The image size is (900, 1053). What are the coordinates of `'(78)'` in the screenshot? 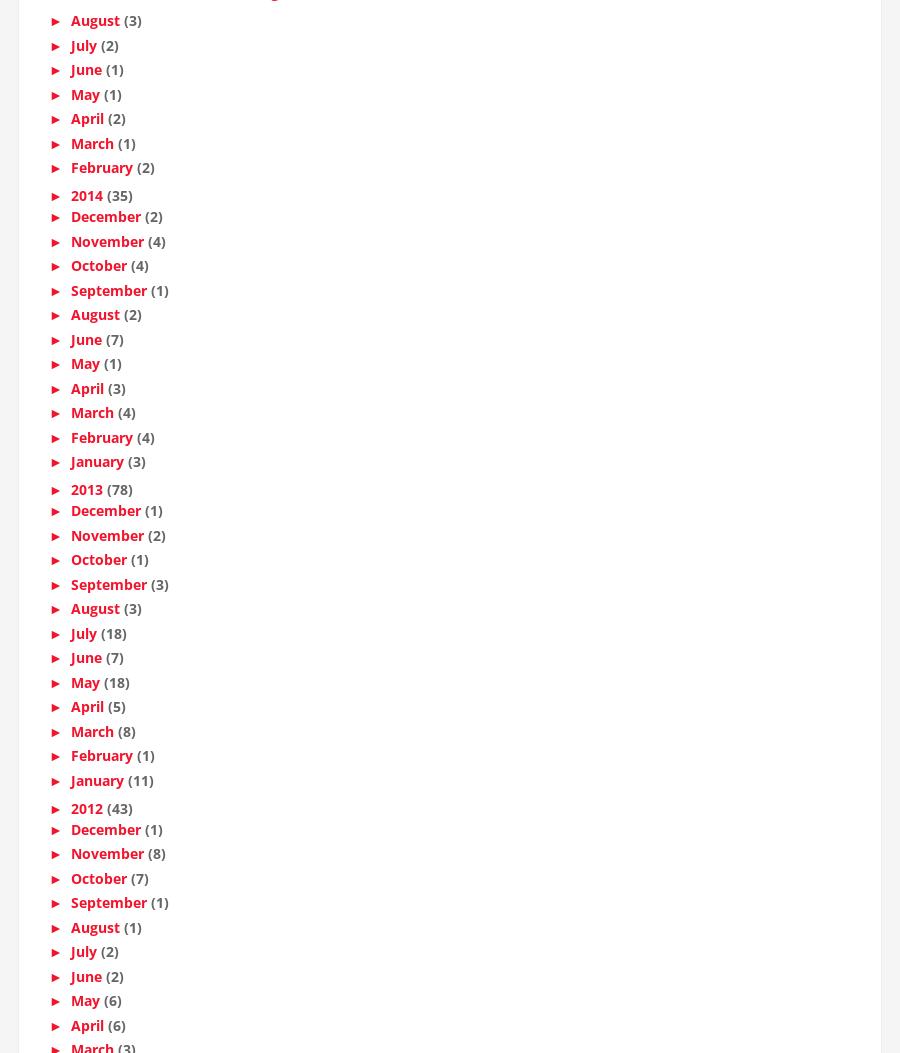 It's located at (105, 496).